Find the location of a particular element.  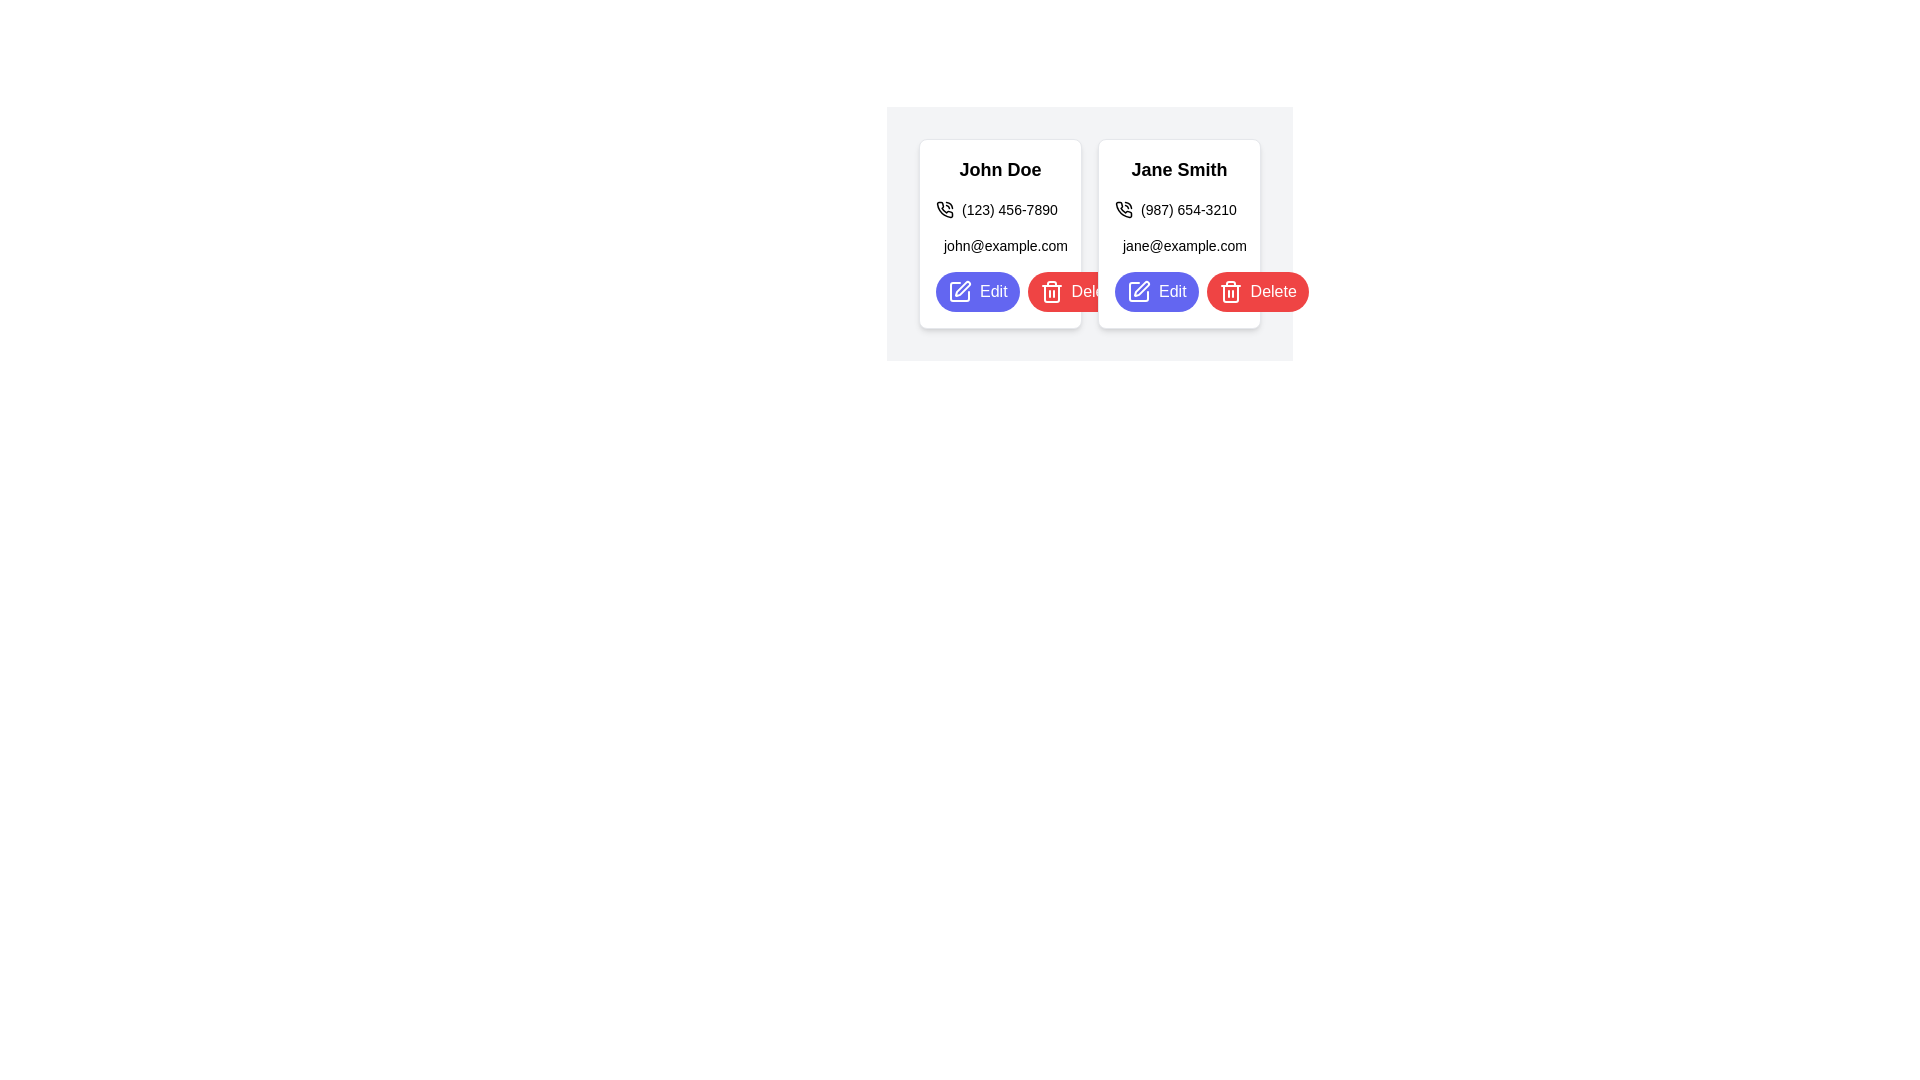

the 'Edit' button located at the bottom-left corner of the card displaying 'John Doe' information for further interaction is located at coordinates (1000, 292).